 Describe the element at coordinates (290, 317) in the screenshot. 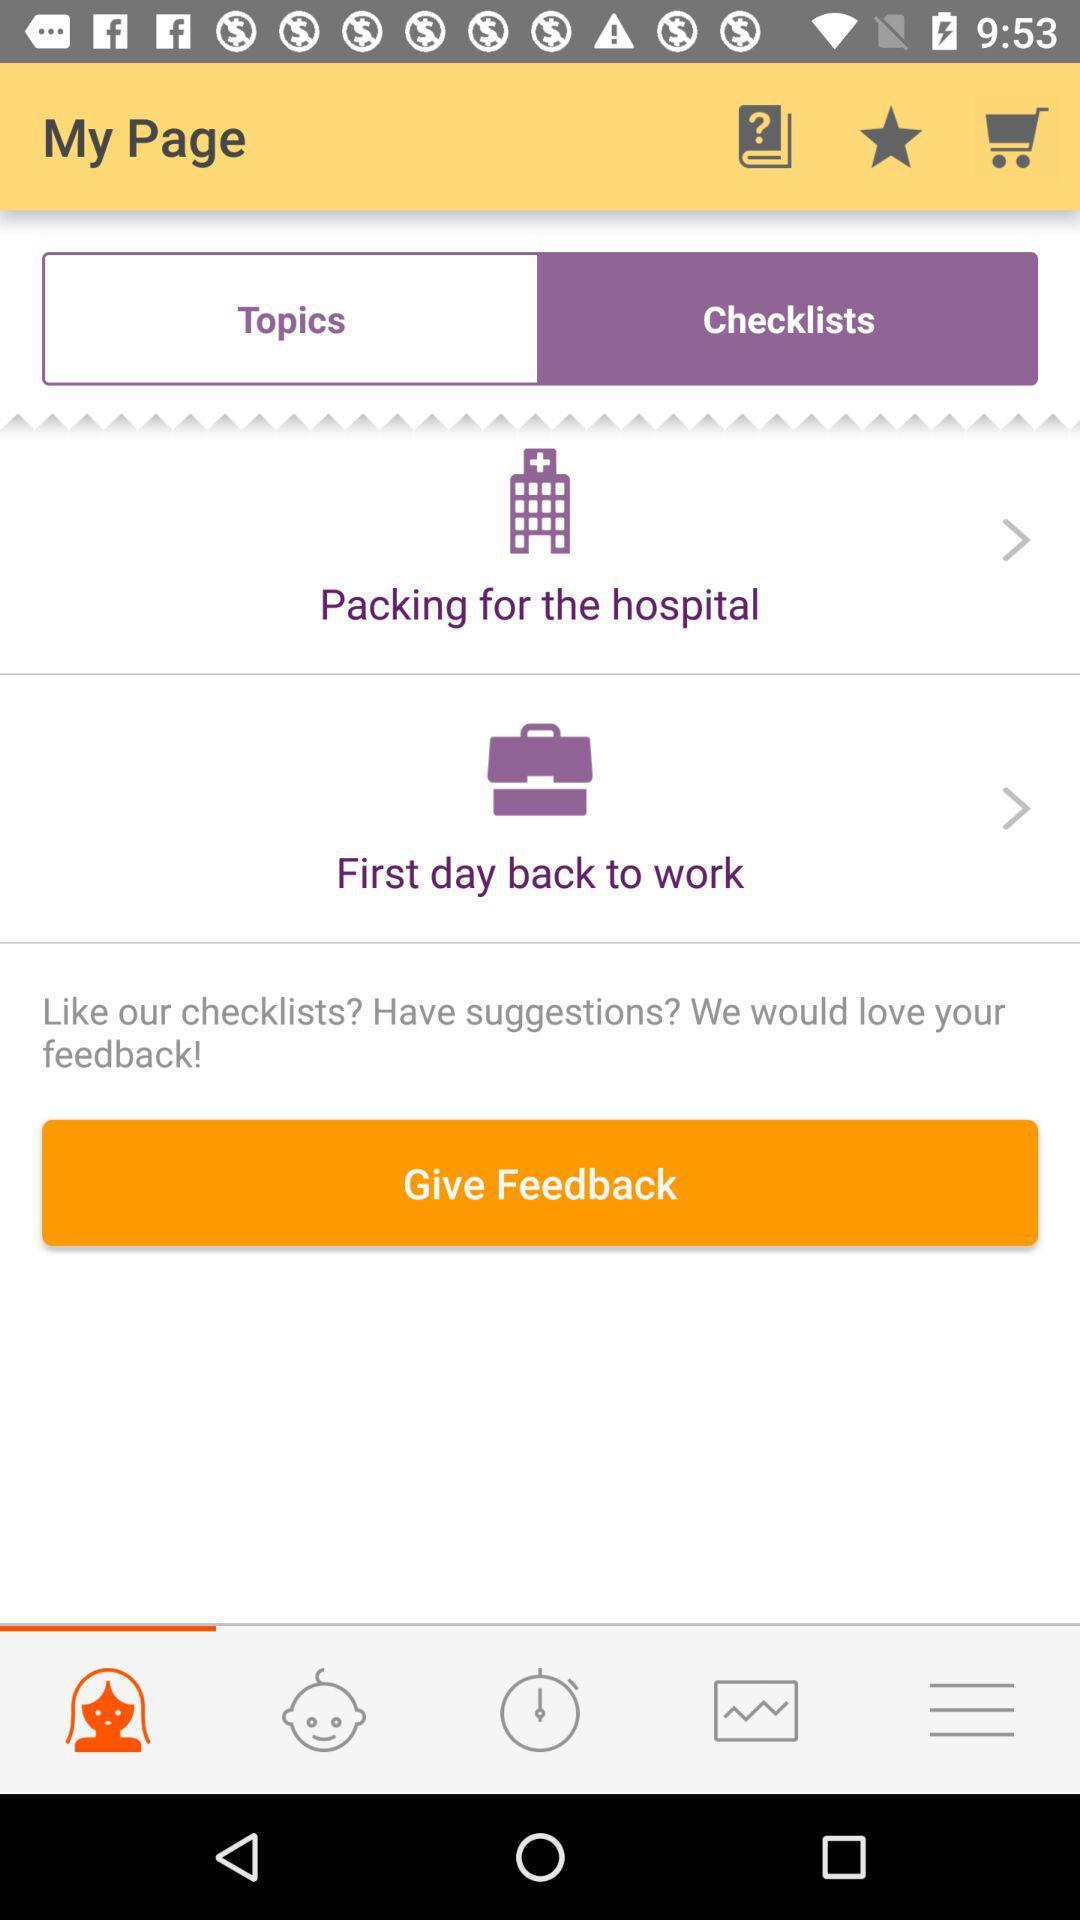

I see `the icon next to checklists item` at that location.